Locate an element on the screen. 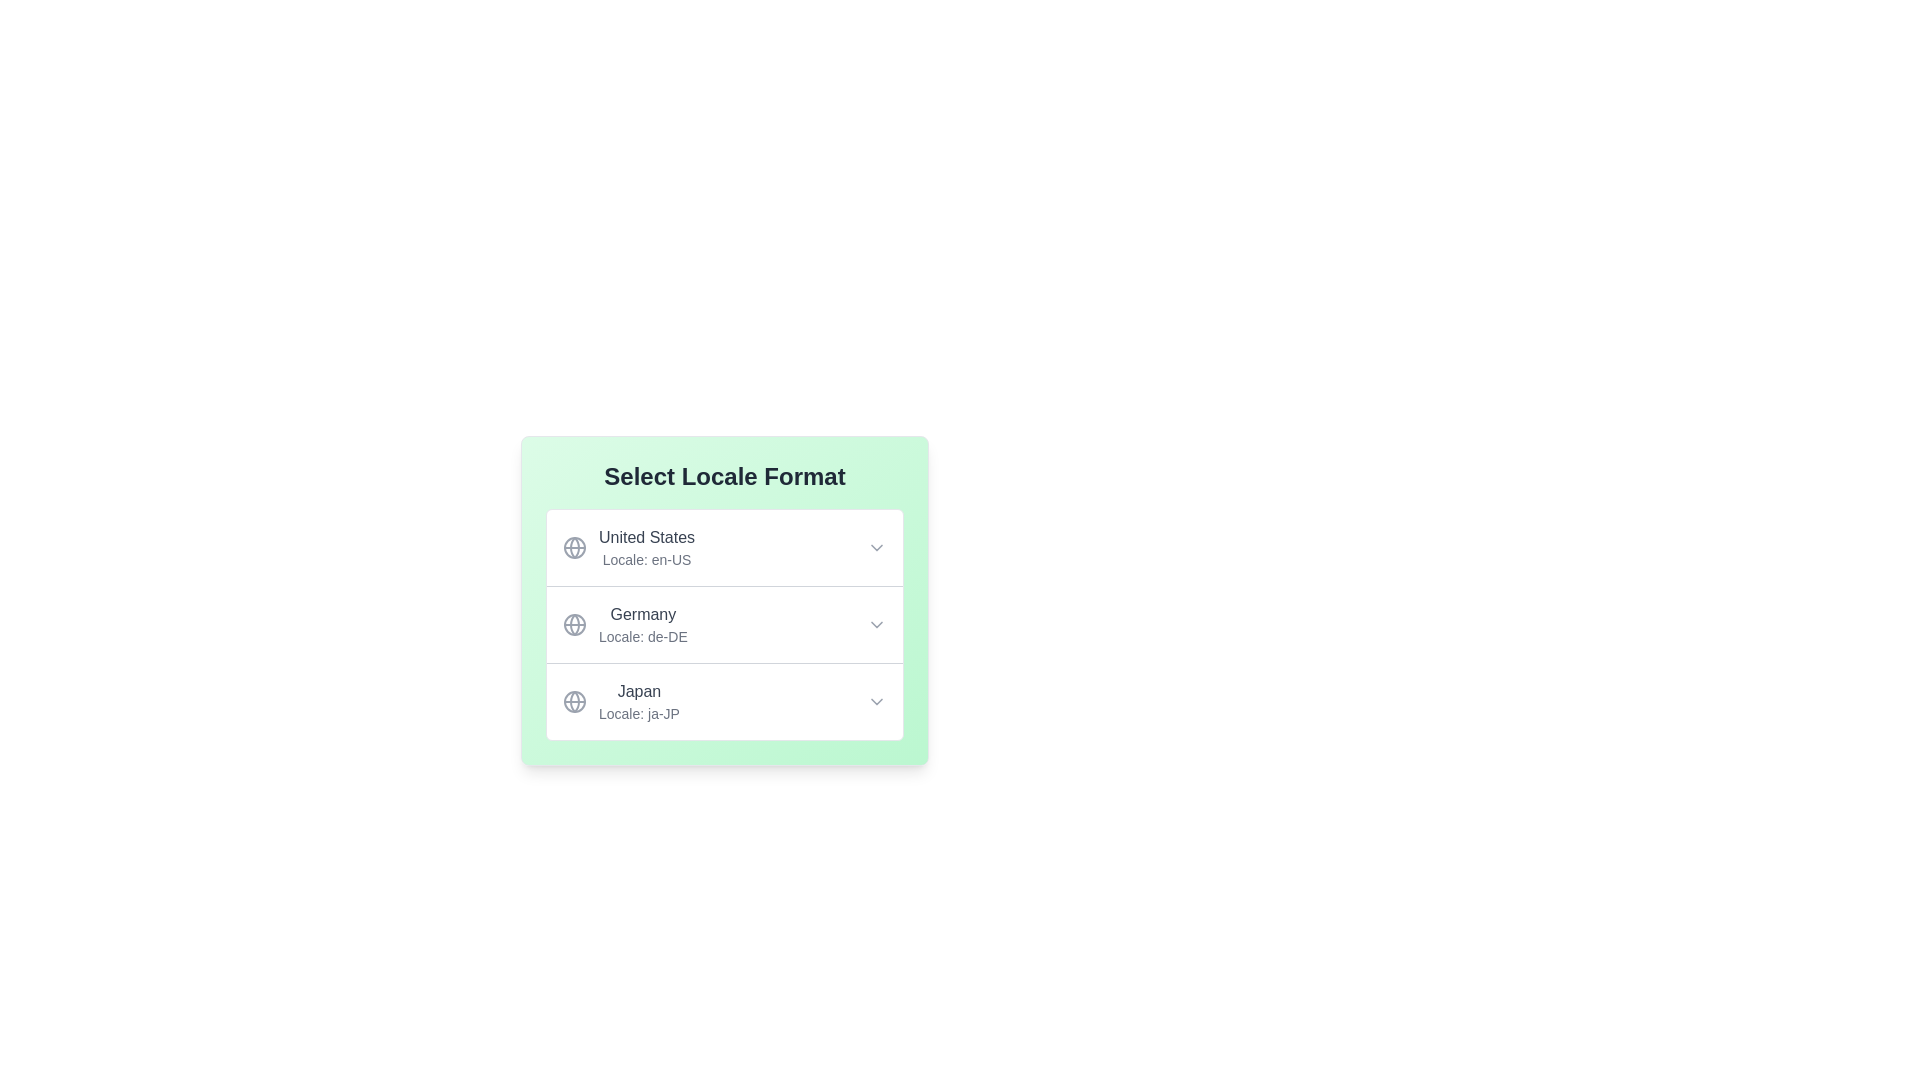  the circular vector graphic icon representing the globe, which is located at the center of the globe icon adjacent to the label 'United States' with subtext 'Locale: en-US' is located at coordinates (574, 623).